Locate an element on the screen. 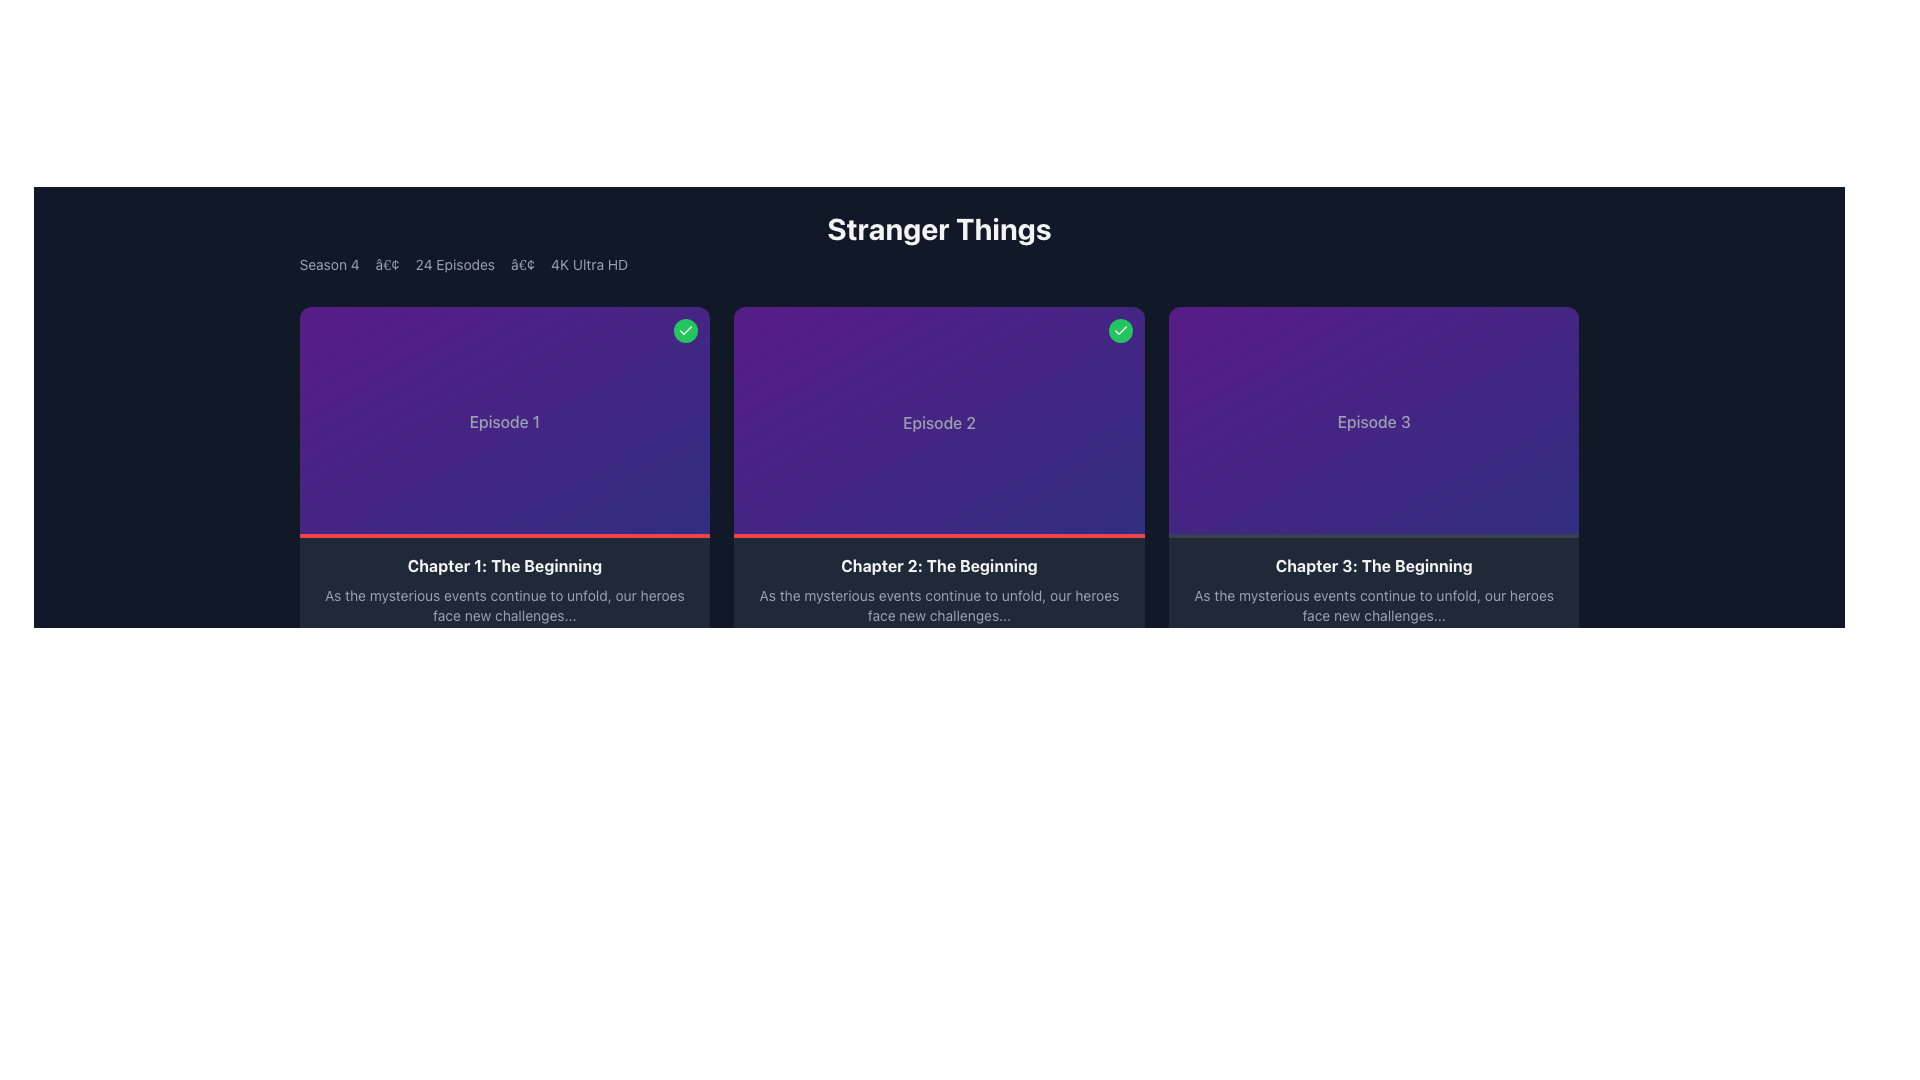 The height and width of the screenshot is (1080, 1920). the Text label that serves as a title or heading for the card, located centrally within the middle card of a three-card layout beneath the card header labeled 'Episode 2' is located at coordinates (938, 566).